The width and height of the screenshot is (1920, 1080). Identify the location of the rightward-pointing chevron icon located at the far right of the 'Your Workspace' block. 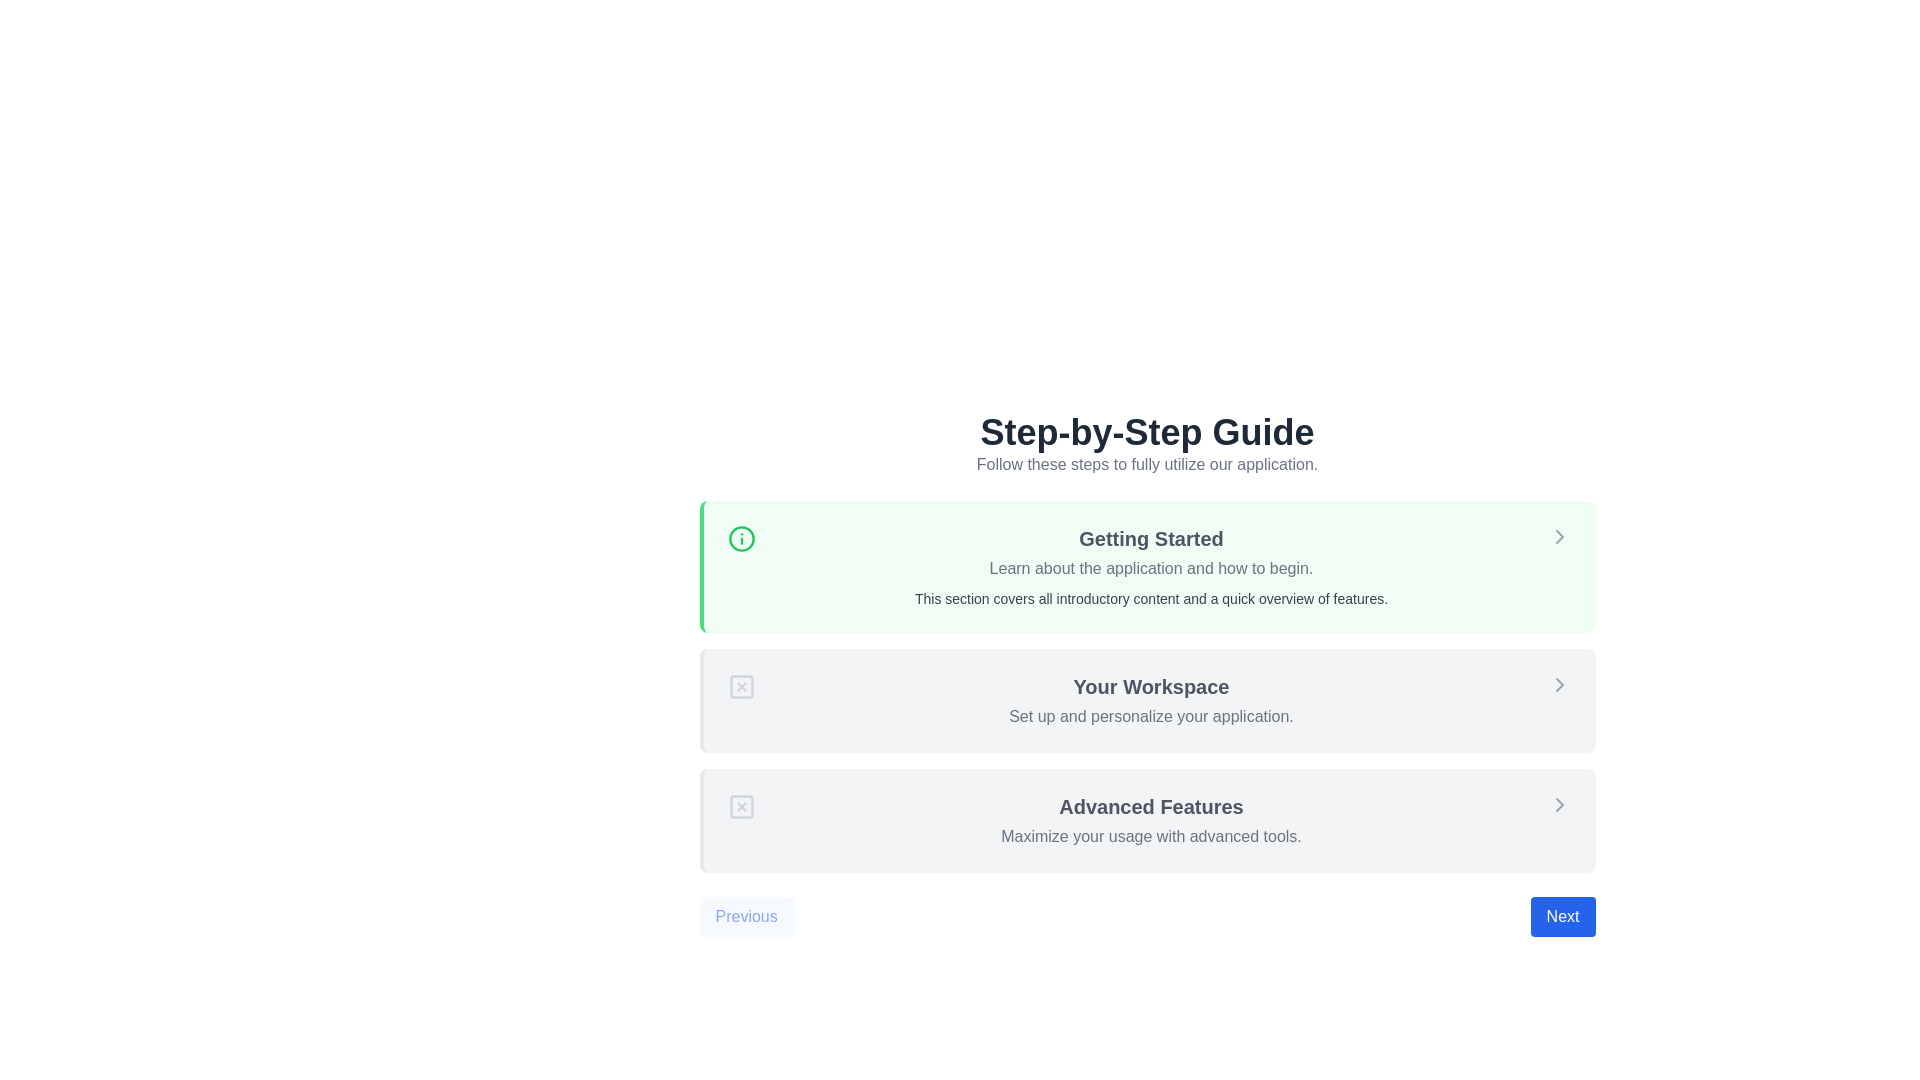
(1558, 684).